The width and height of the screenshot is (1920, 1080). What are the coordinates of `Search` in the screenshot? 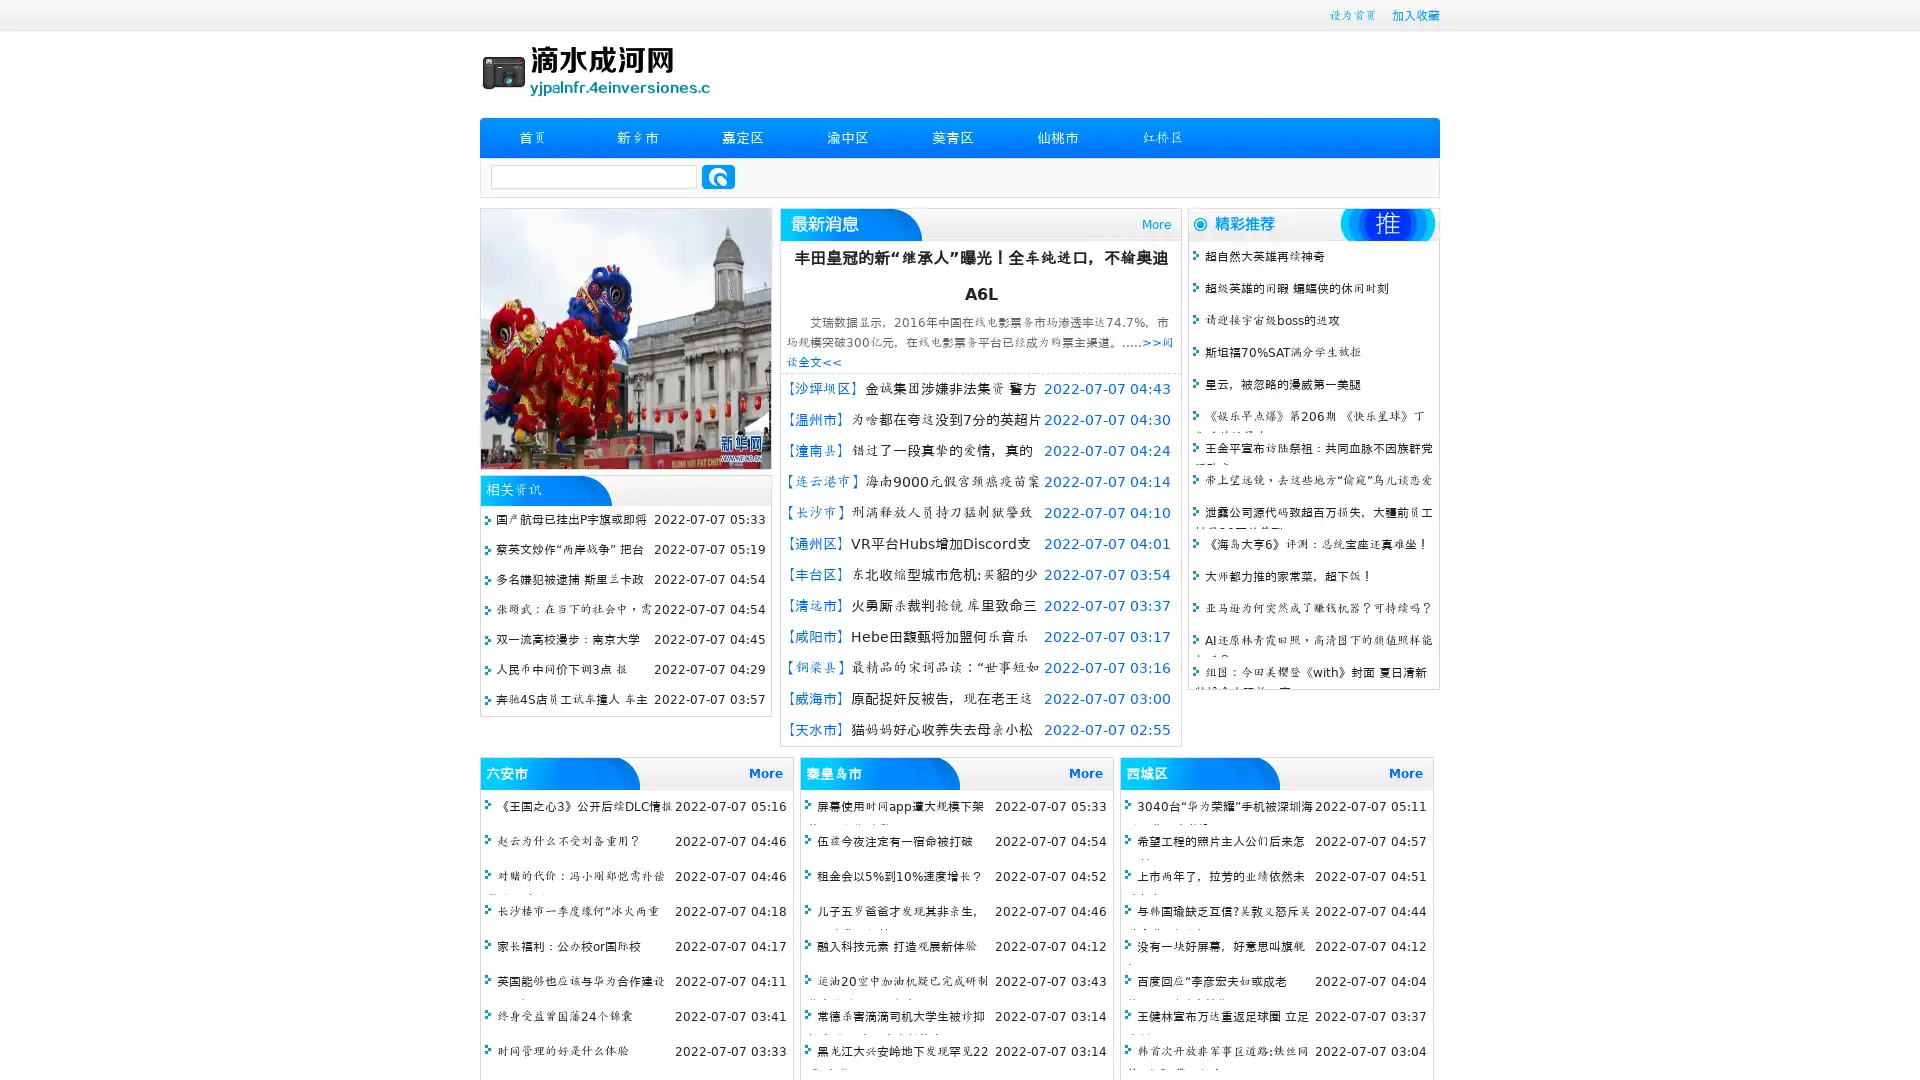 It's located at (718, 176).